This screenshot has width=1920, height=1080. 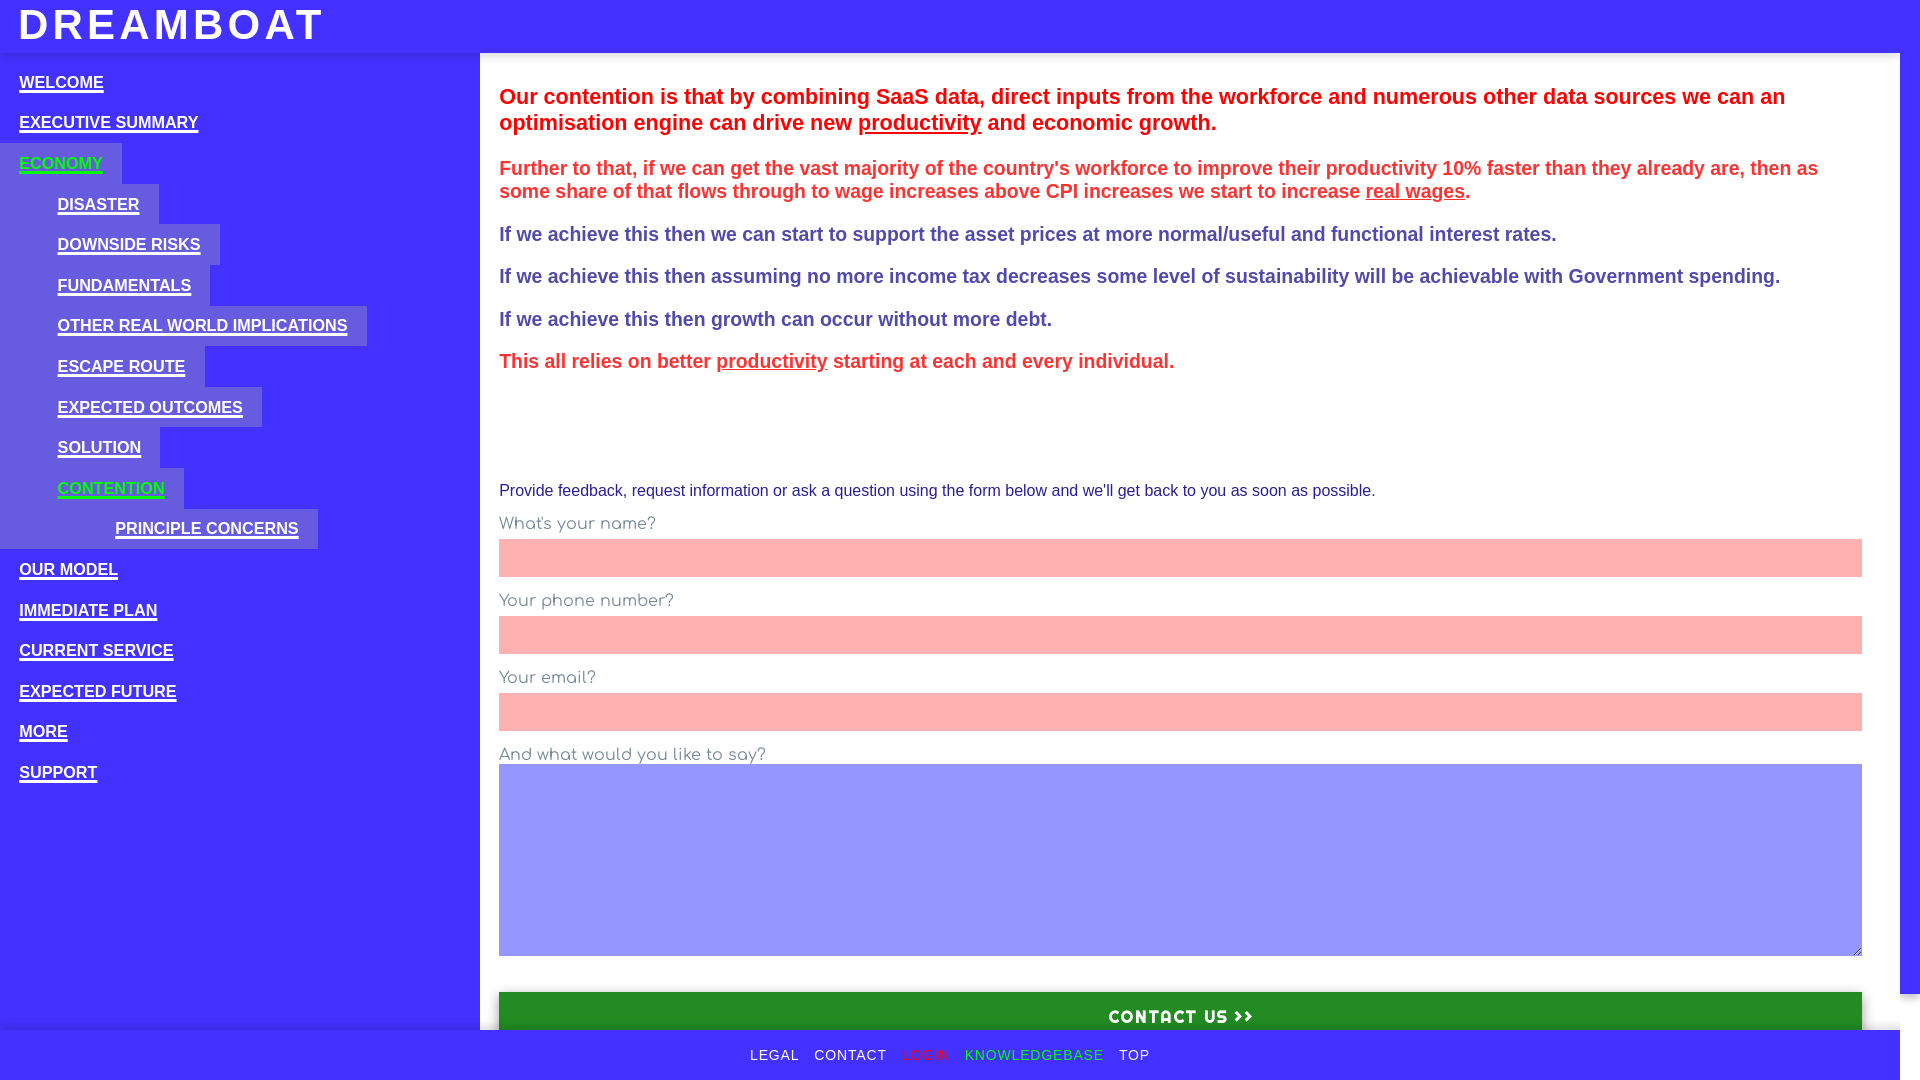 I want to click on 'MORE', so click(x=43, y=732).